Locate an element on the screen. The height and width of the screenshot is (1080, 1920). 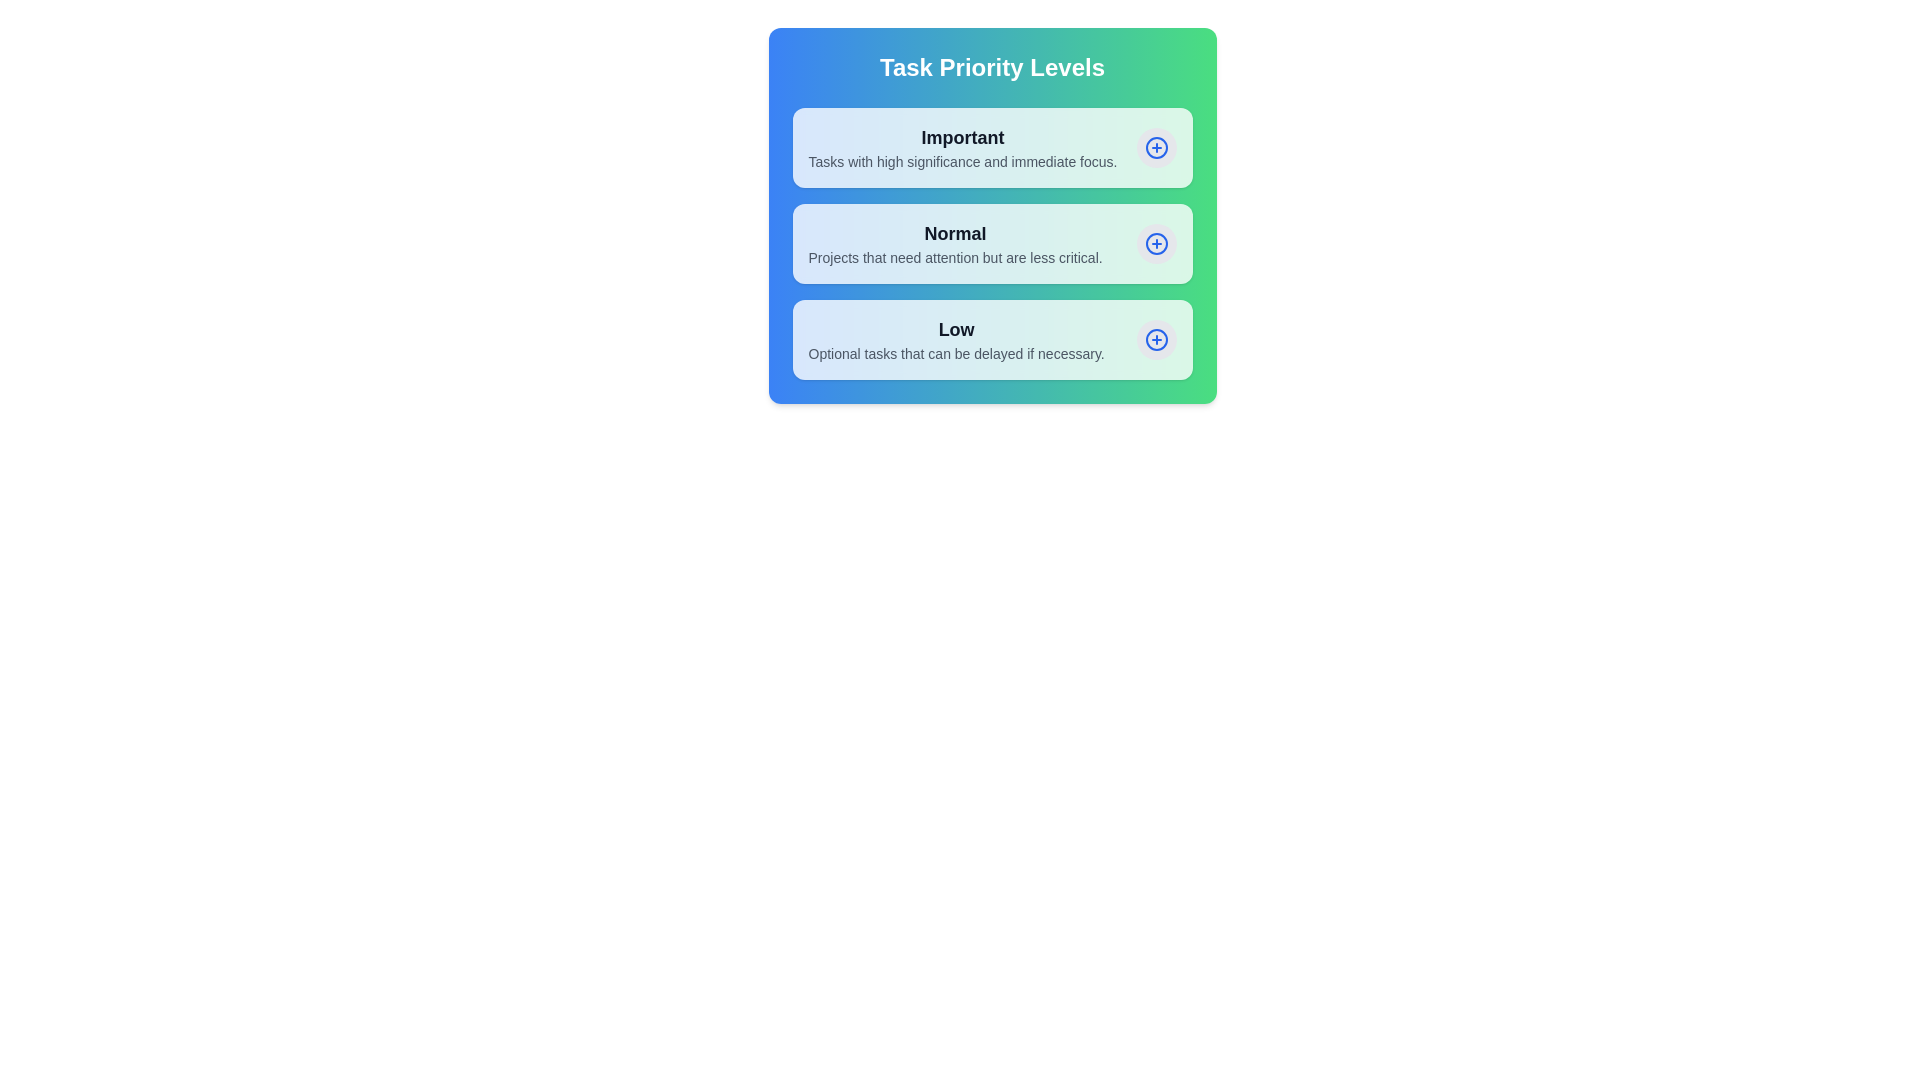
the circular shape with a blue border and light gray fill, part of the plus icon located in the 'Normal' priority level row in the 'Task Priority Levels' interface is located at coordinates (1156, 242).